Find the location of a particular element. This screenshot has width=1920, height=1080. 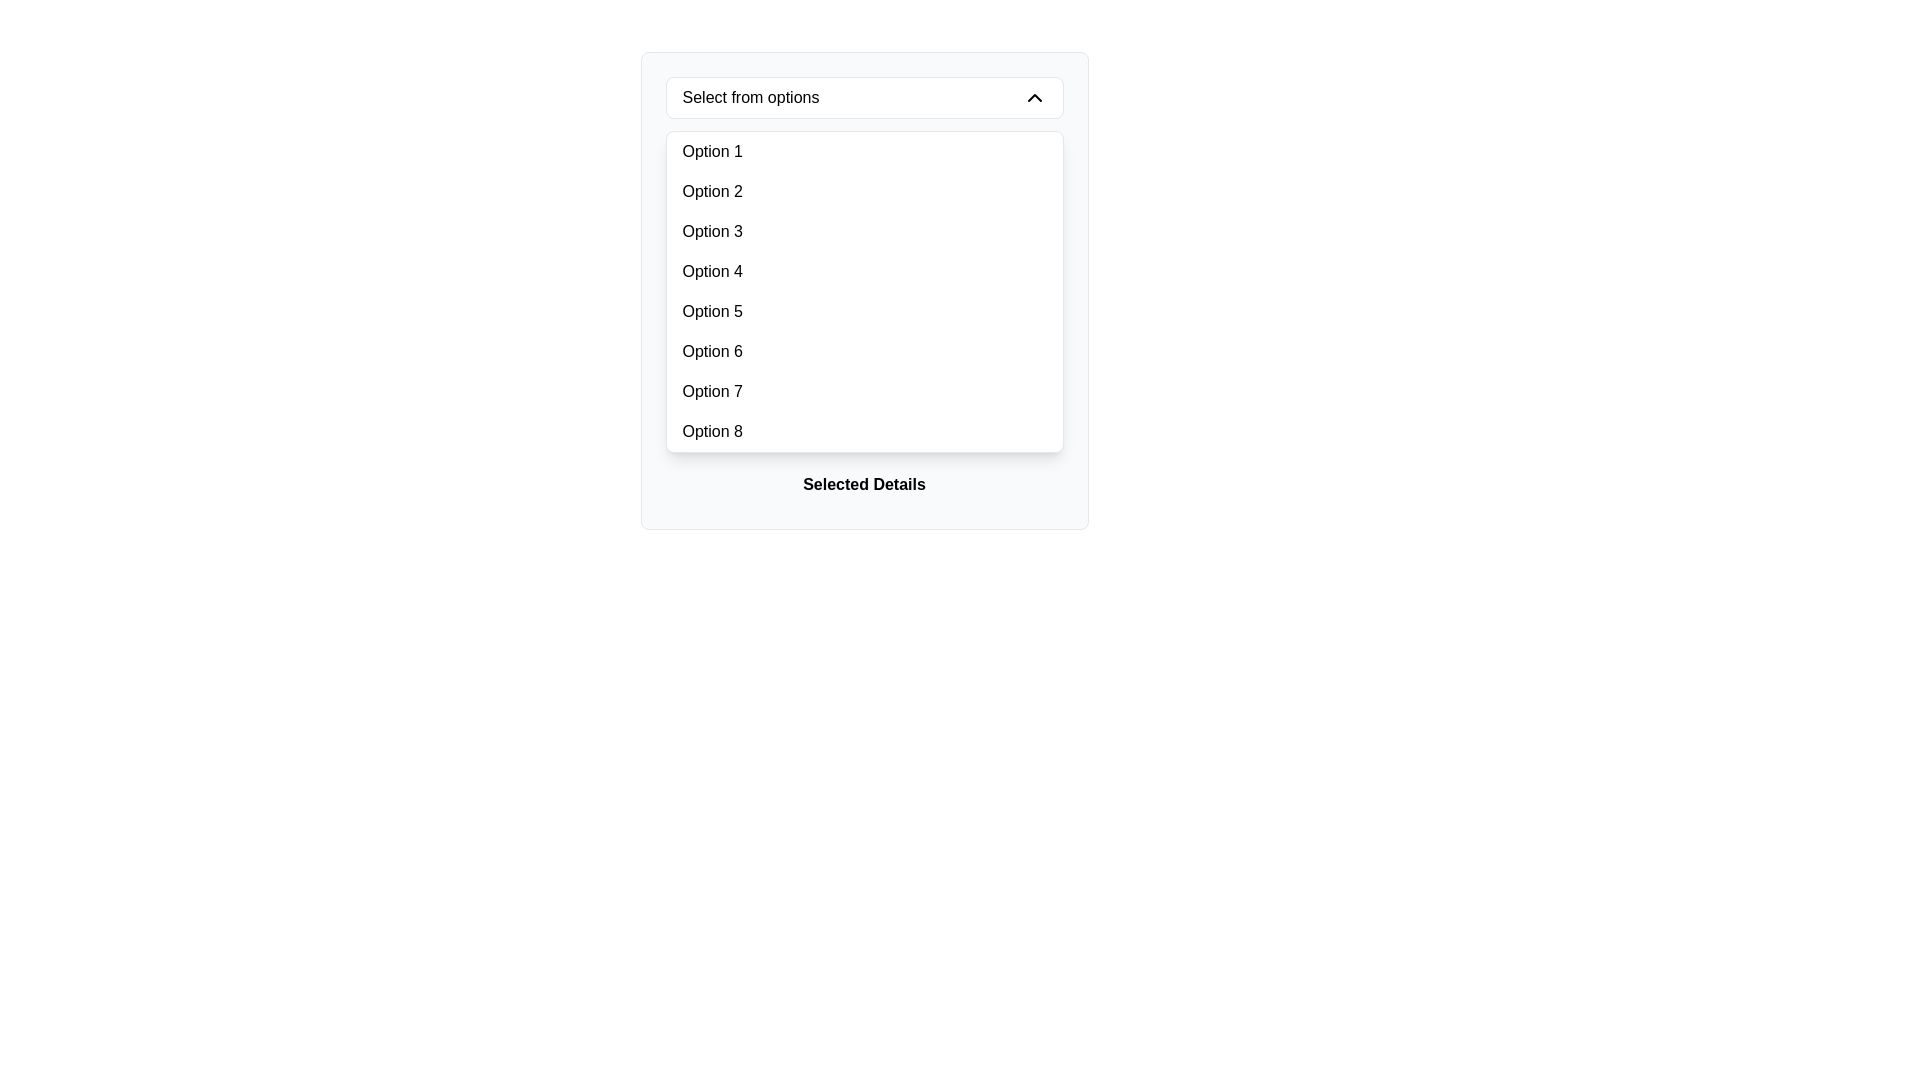

the 'Option 7' in the dropdown menu is located at coordinates (712, 392).